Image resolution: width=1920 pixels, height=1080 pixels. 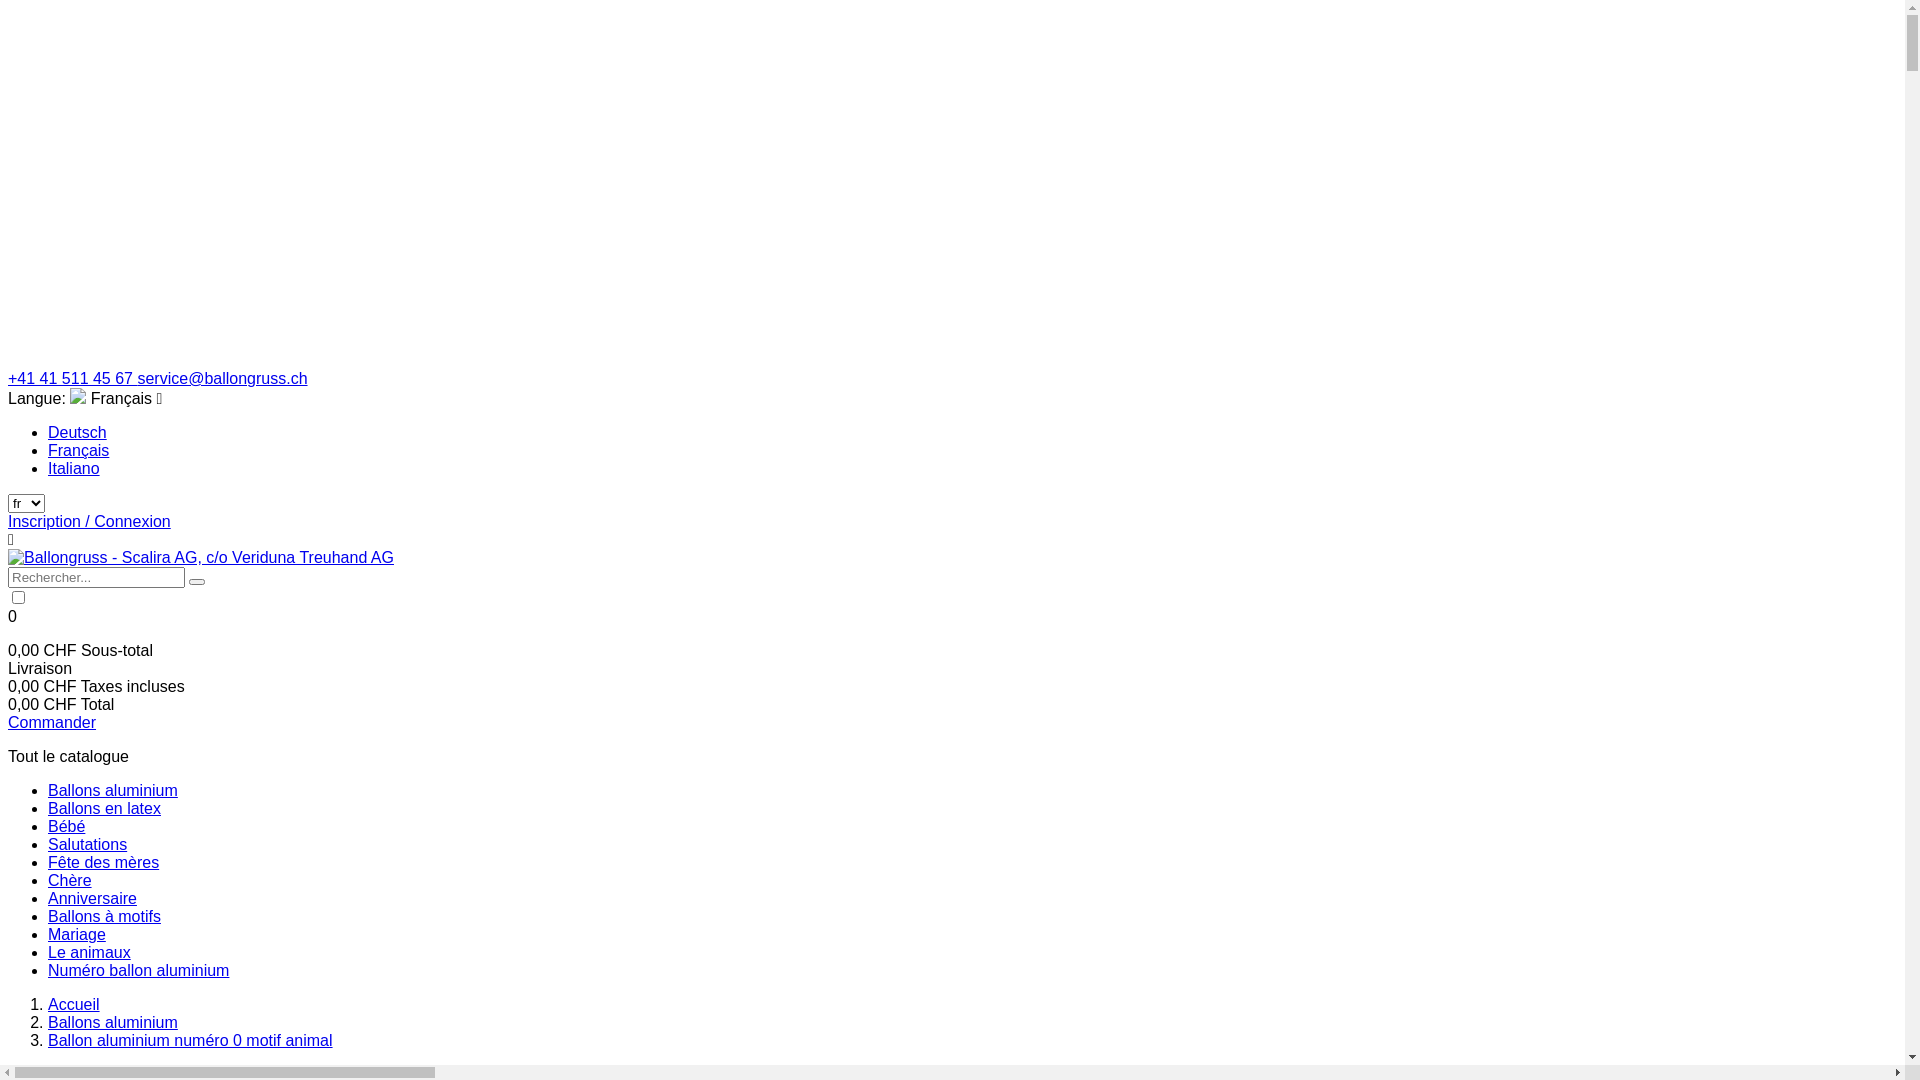 I want to click on 'Anniversaire', so click(x=91, y=897).